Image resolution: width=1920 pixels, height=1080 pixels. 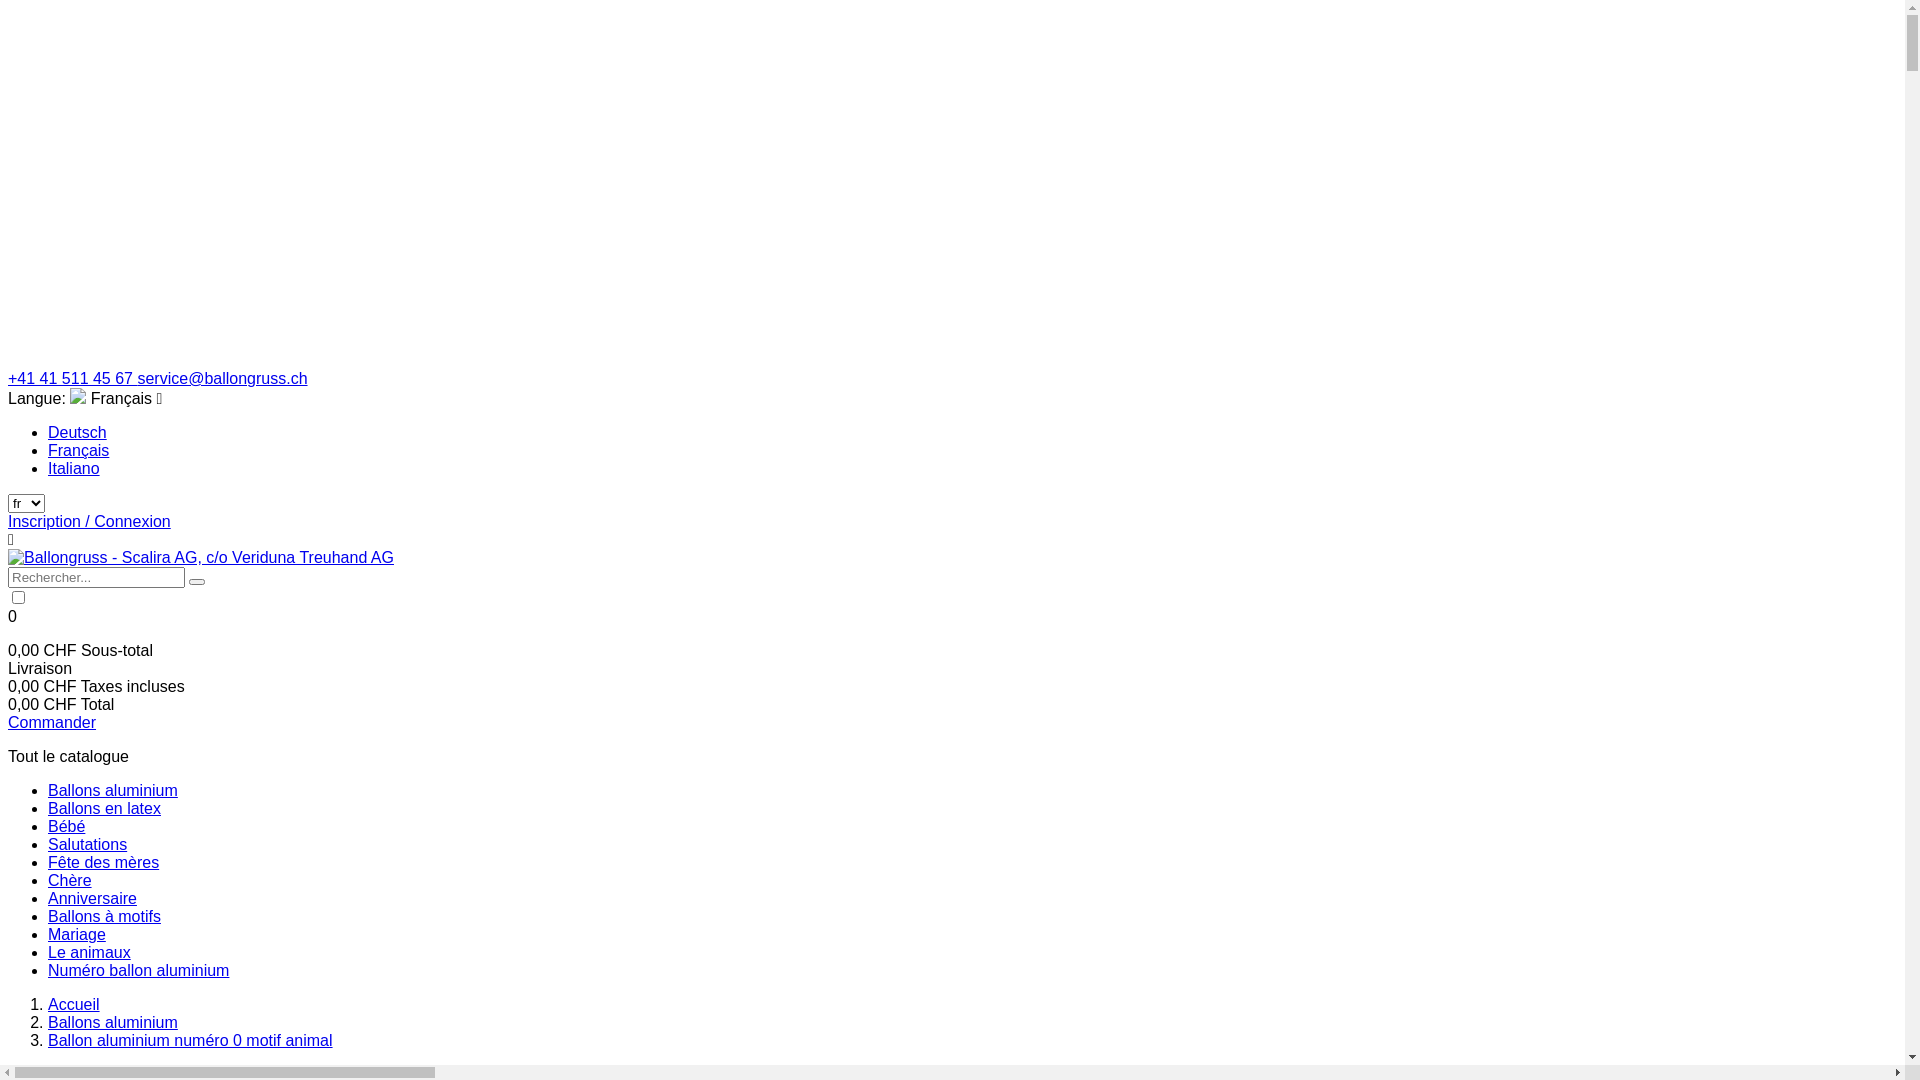 I want to click on 'Anniversaire', so click(x=91, y=897).